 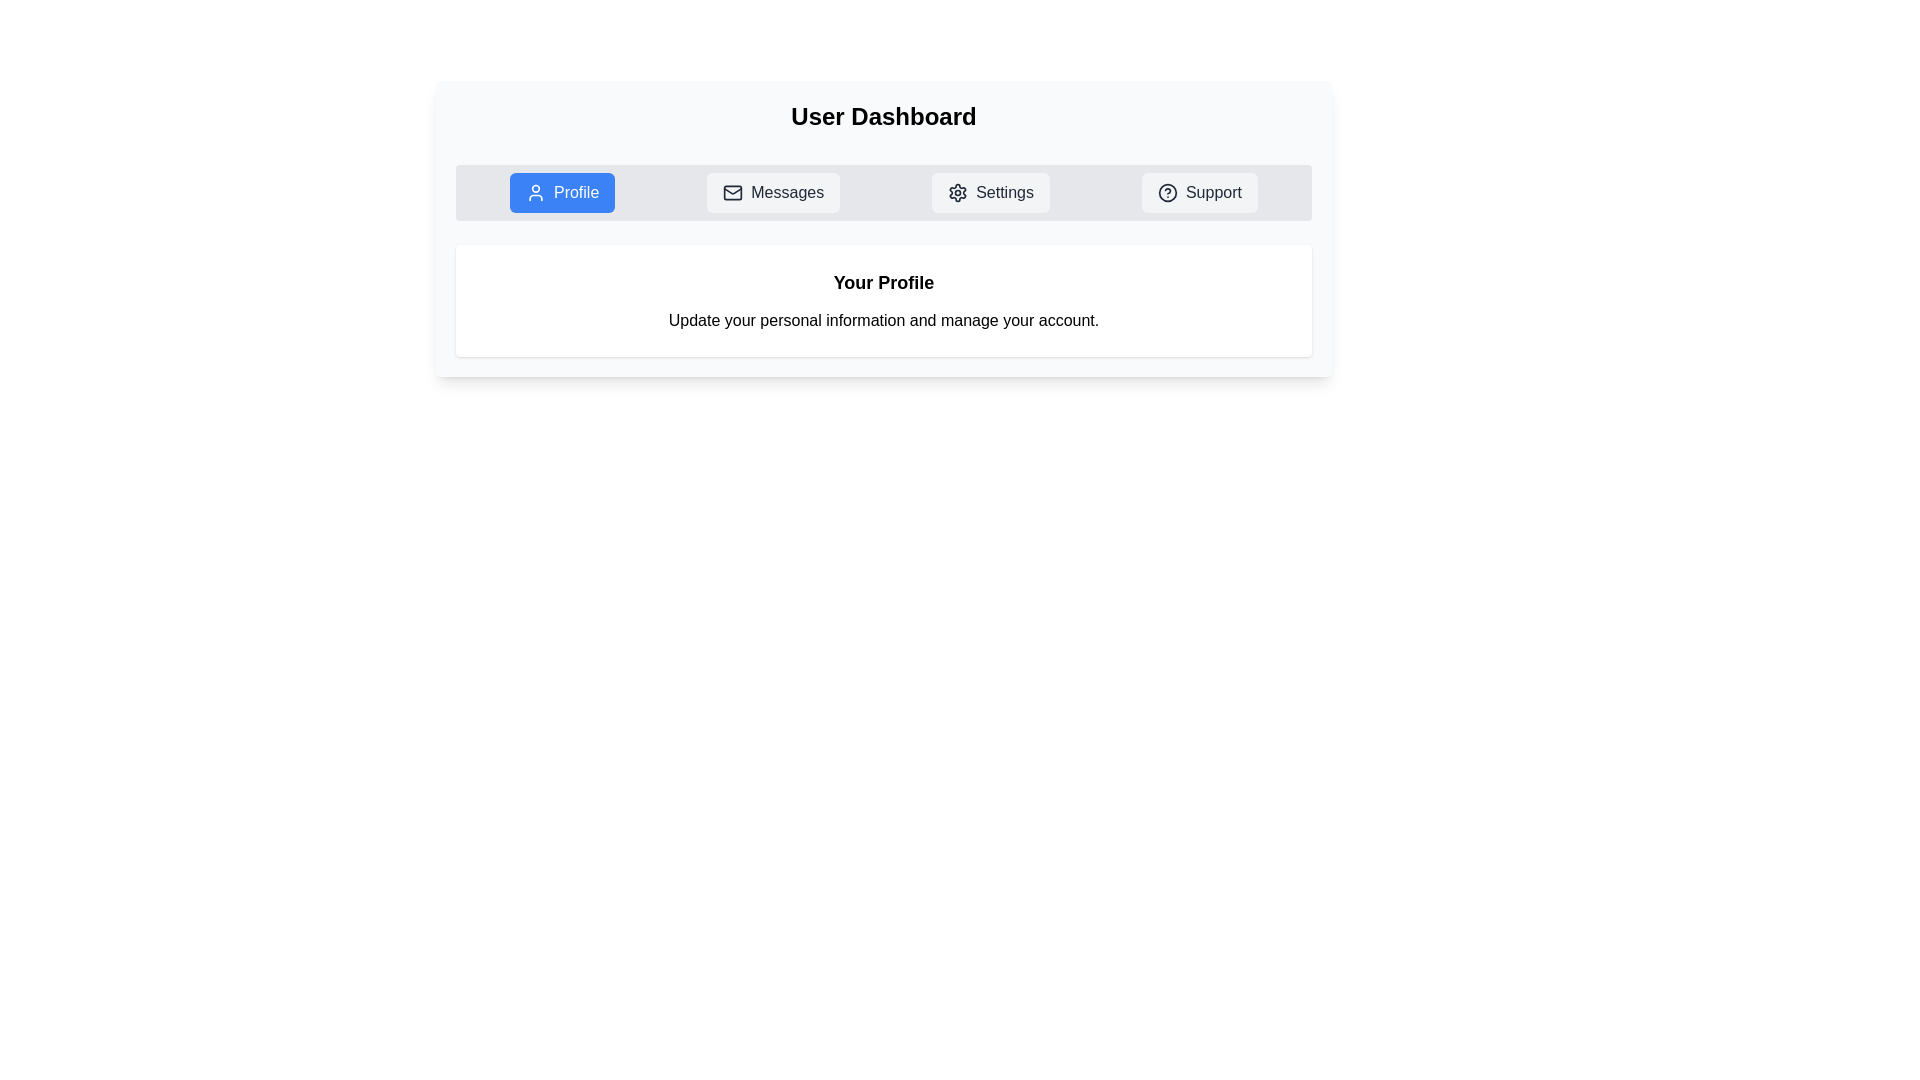 What do you see at coordinates (882, 282) in the screenshot?
I see `the static text element that serves as a headline or title for the section, located above the text 'Update your personal information and manage your account.'` at bounding box center [882, 282].